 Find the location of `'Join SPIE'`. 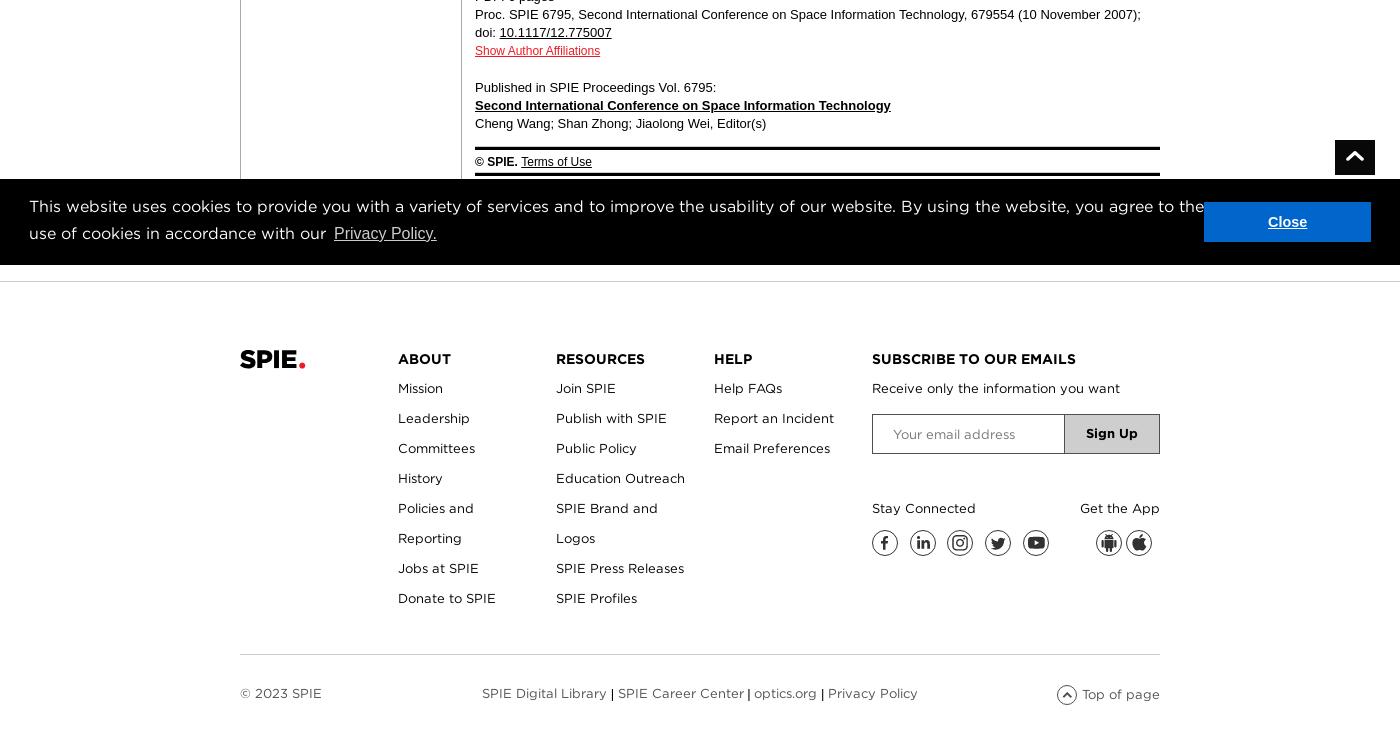

'Join SPIE' is located at coordinates (555, 388).